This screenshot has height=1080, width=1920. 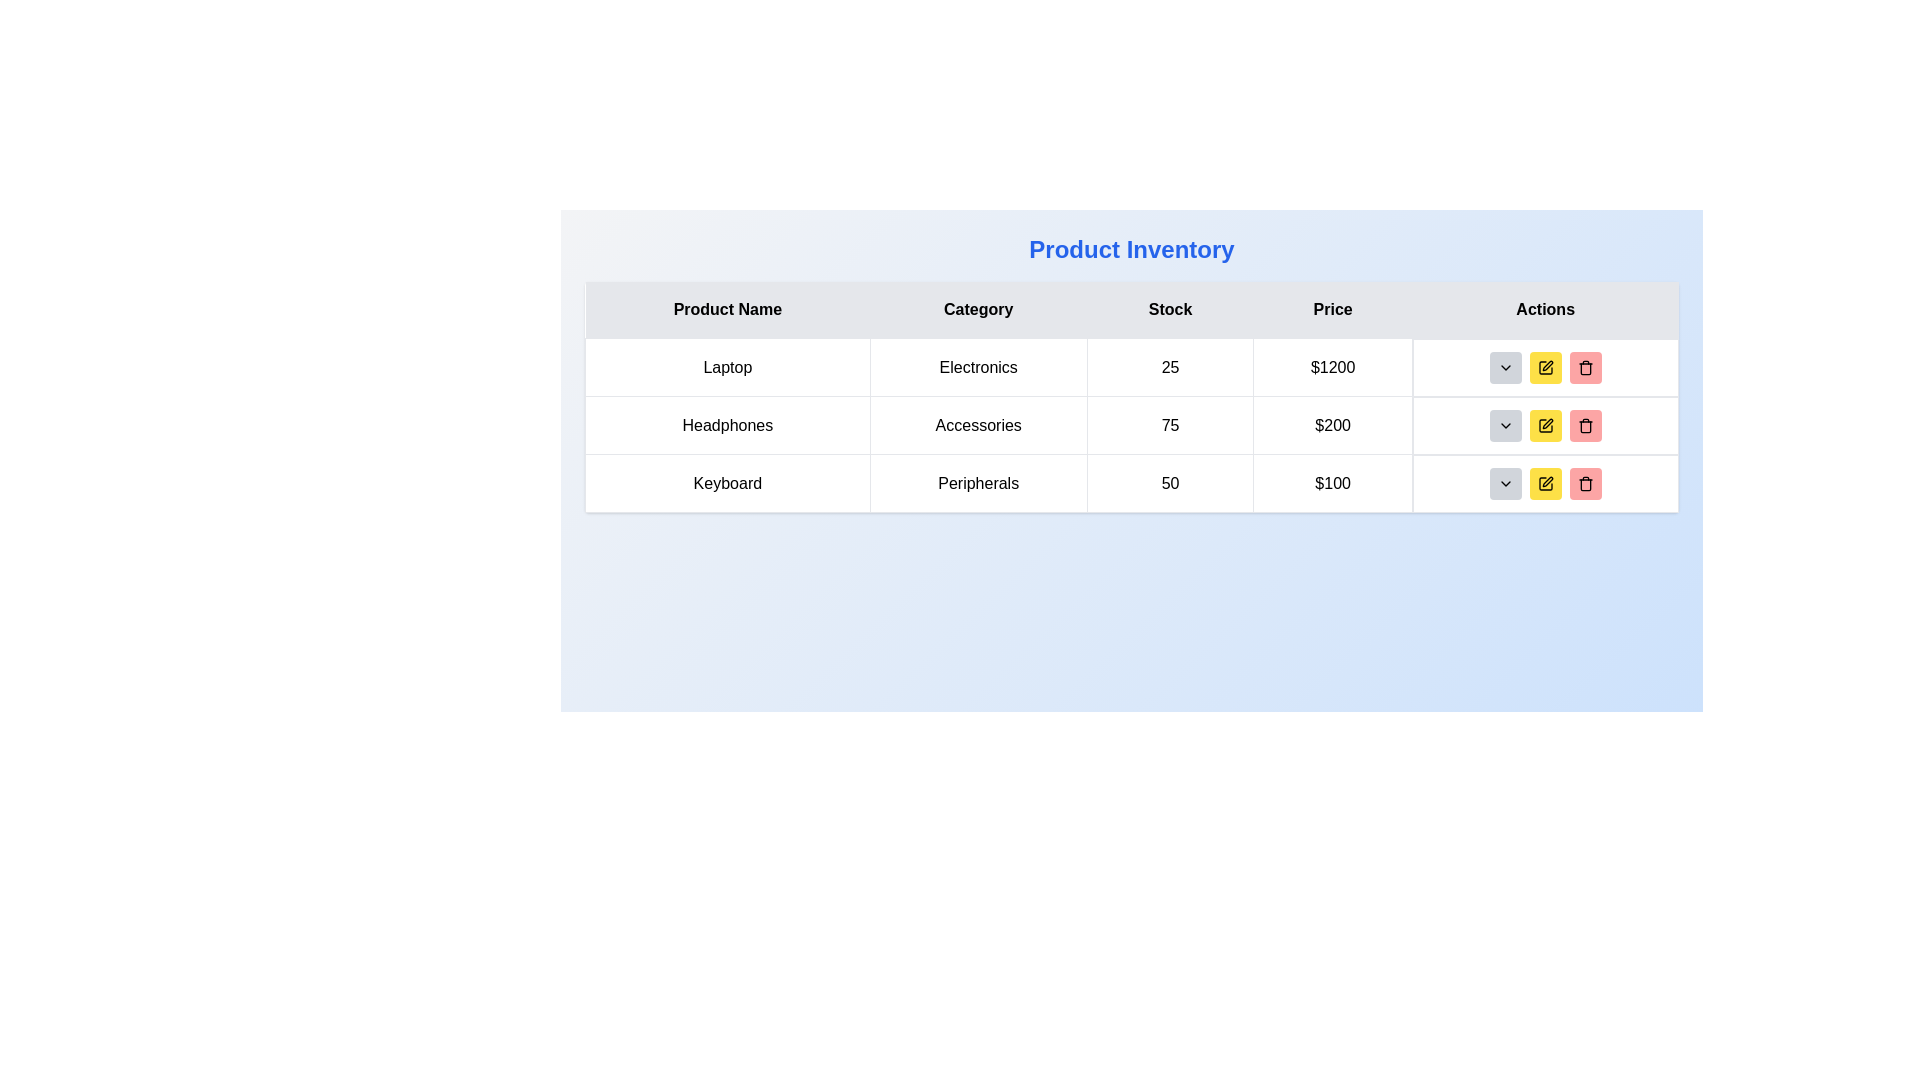 I want to click on the delete button located in the 'Actions' column of the third row in the product inventory table, so click(x=1584, y=483).